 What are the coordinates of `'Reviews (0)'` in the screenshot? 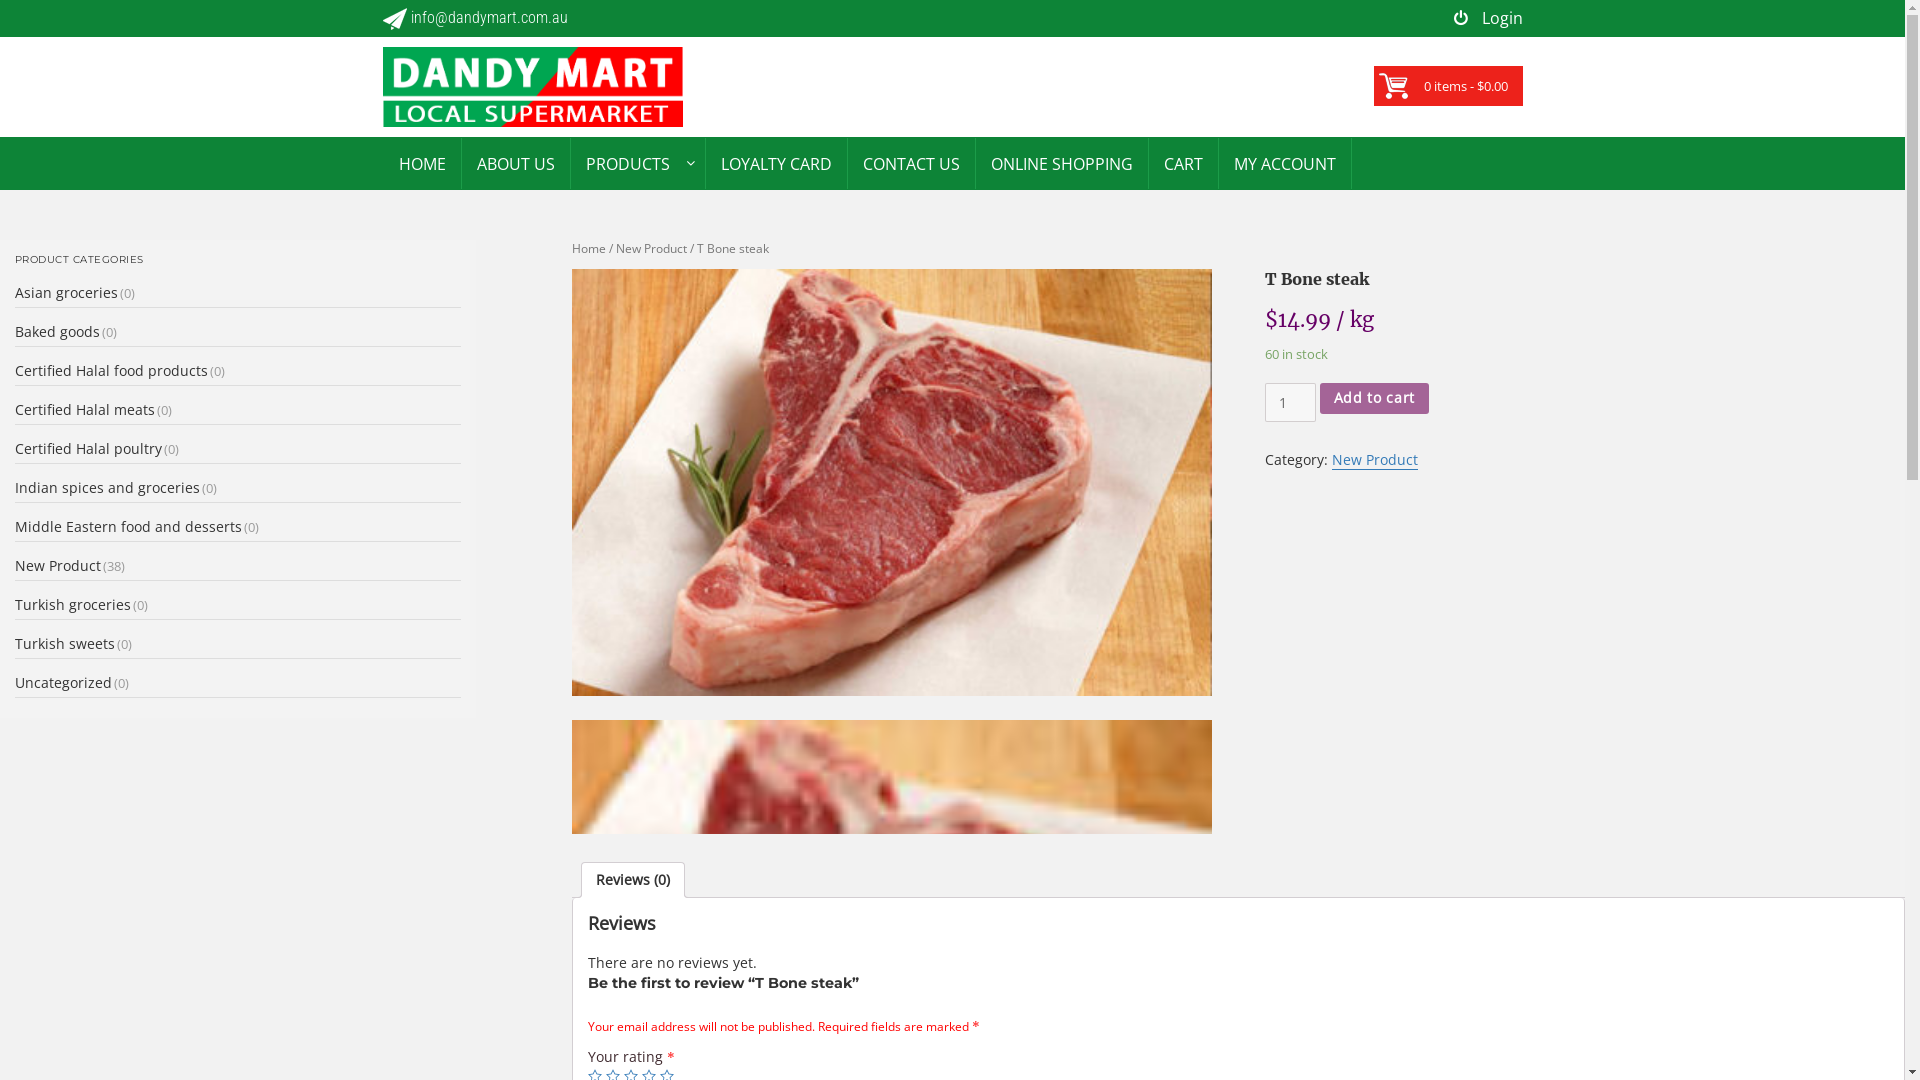 It's located at (632, 878).